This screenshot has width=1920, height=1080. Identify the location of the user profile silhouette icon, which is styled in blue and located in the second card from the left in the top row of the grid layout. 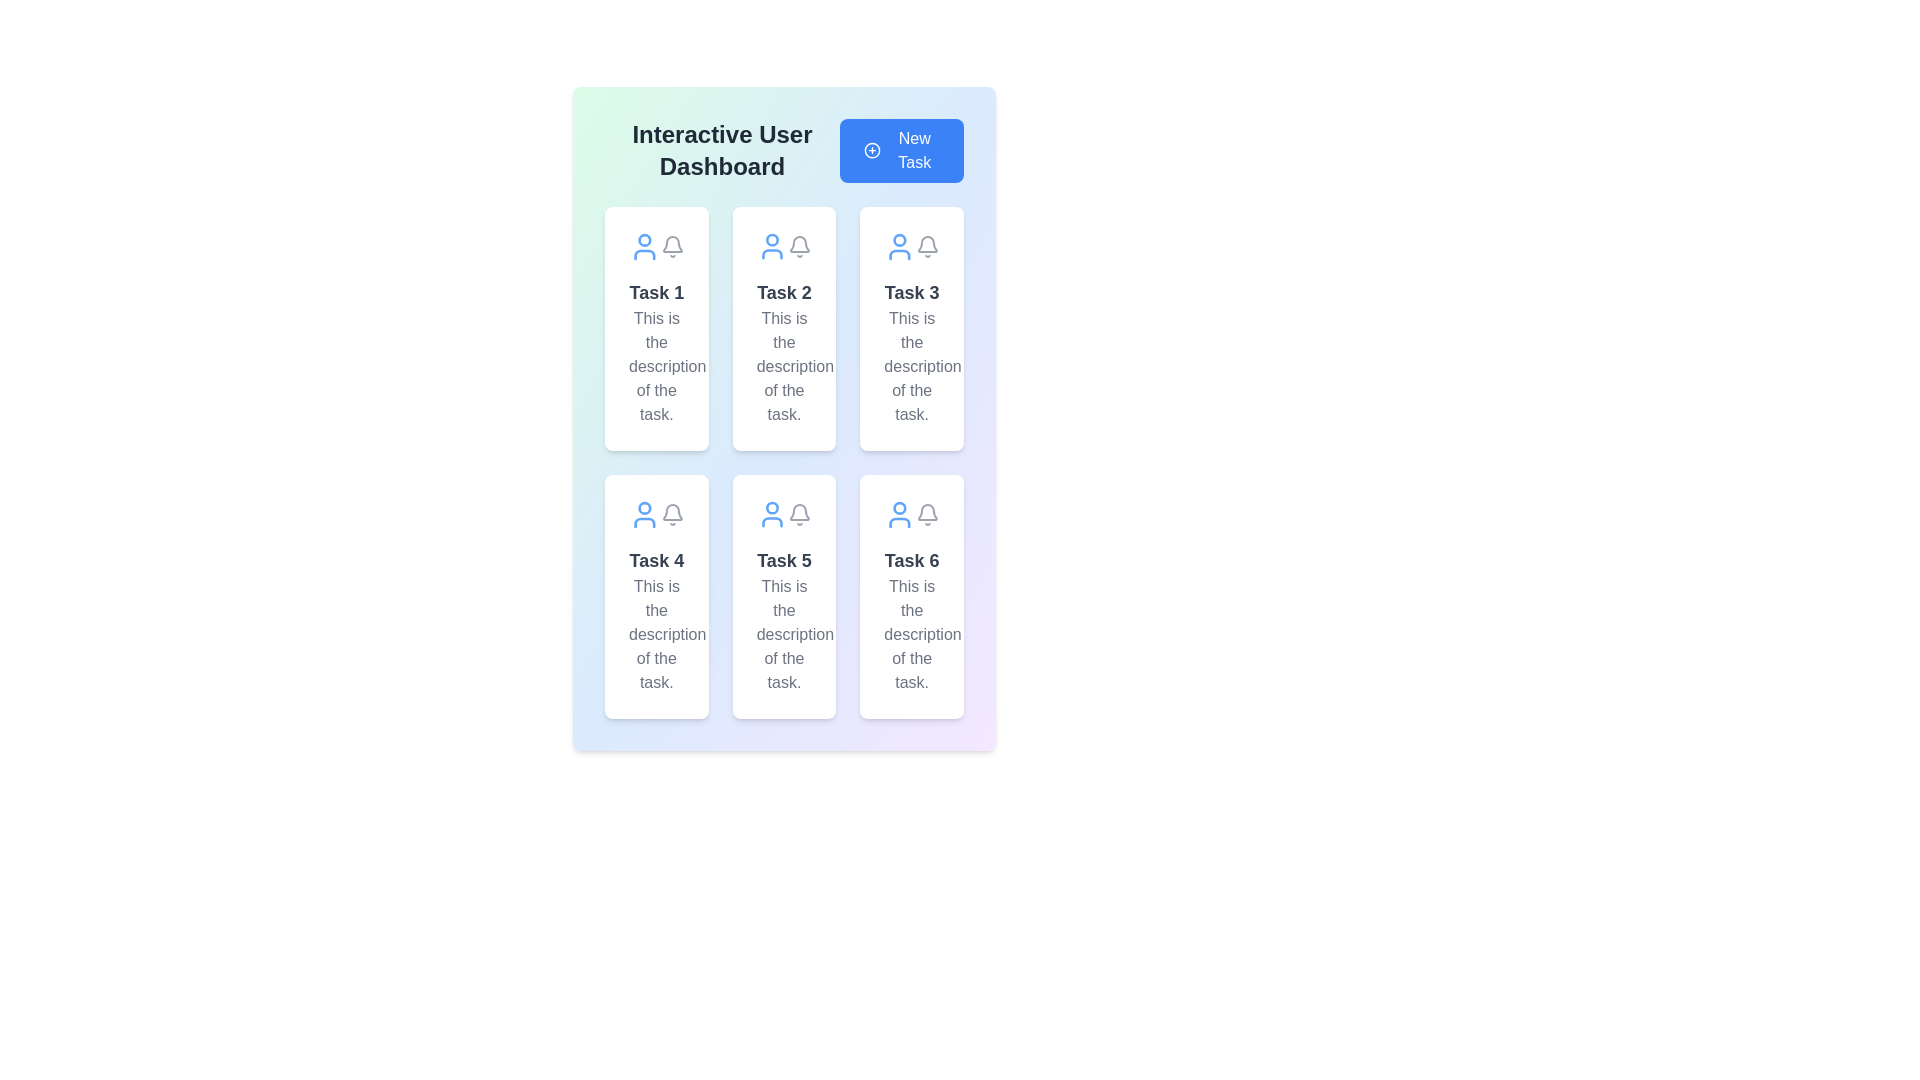
(771, 245).